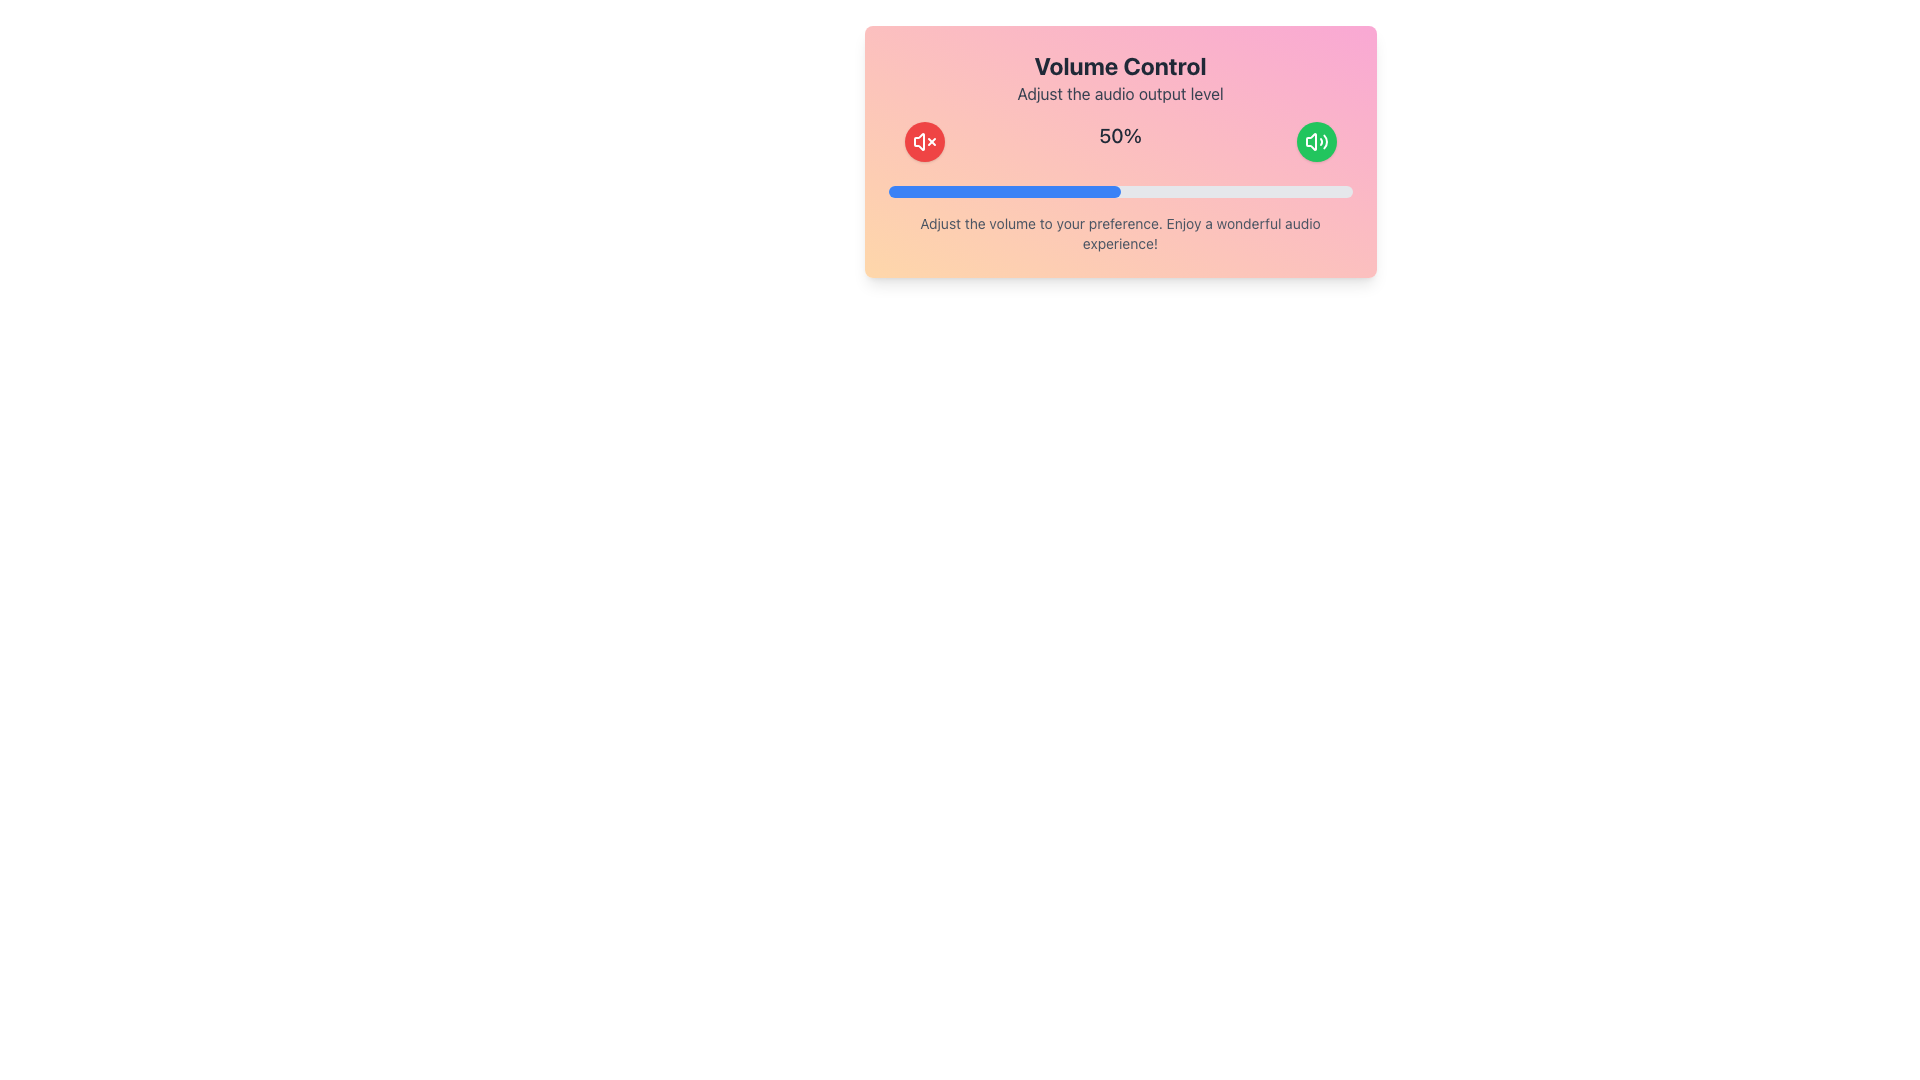 This screenshot has width=1920, height=1080. Describe the element at coordinates (1004, 192) in the screenshot. I see `the Progress indicator in the Volume Control interface, which visually indicates the current volume level and is located at the center of the progress bar` at that location.